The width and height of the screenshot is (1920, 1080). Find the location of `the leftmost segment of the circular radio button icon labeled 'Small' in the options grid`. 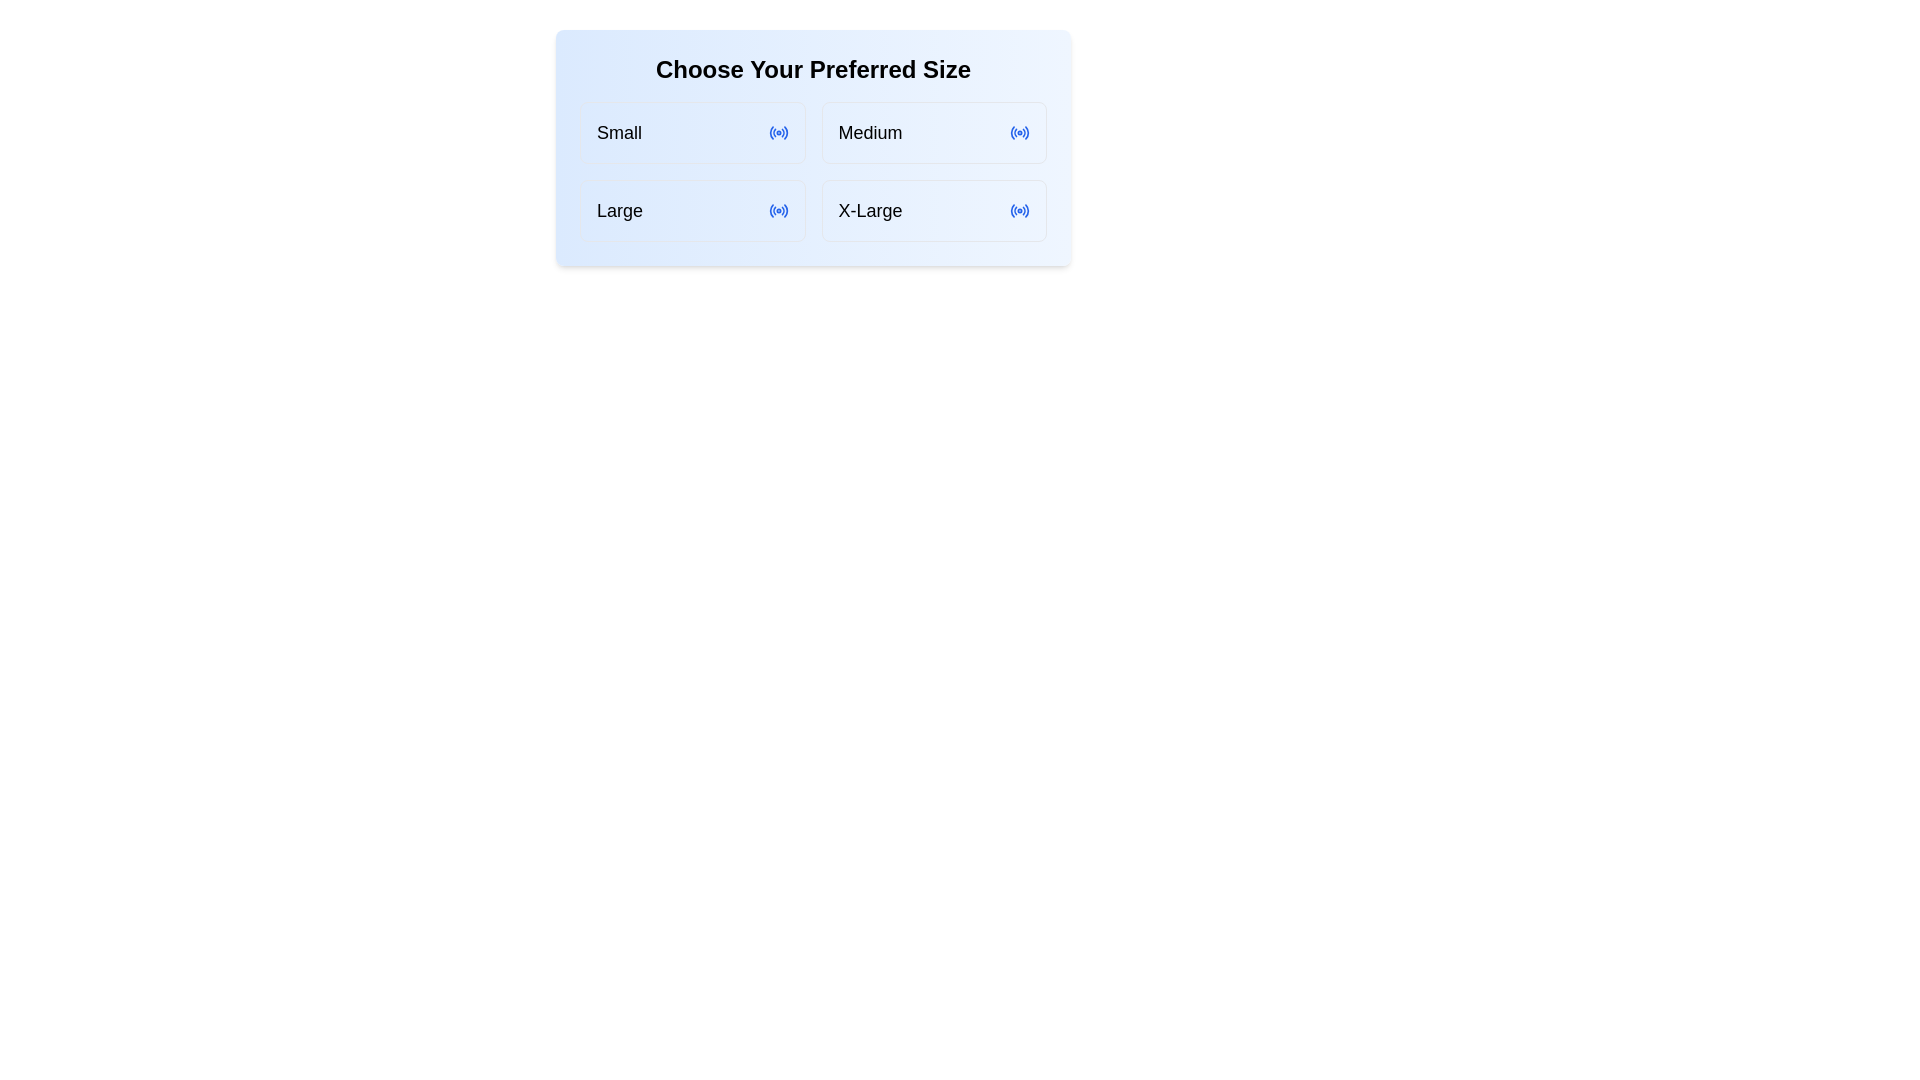

the leftmost segment of the circular radio button icon labeled 'Small' in the options grid is located at coordinates (770, 132).